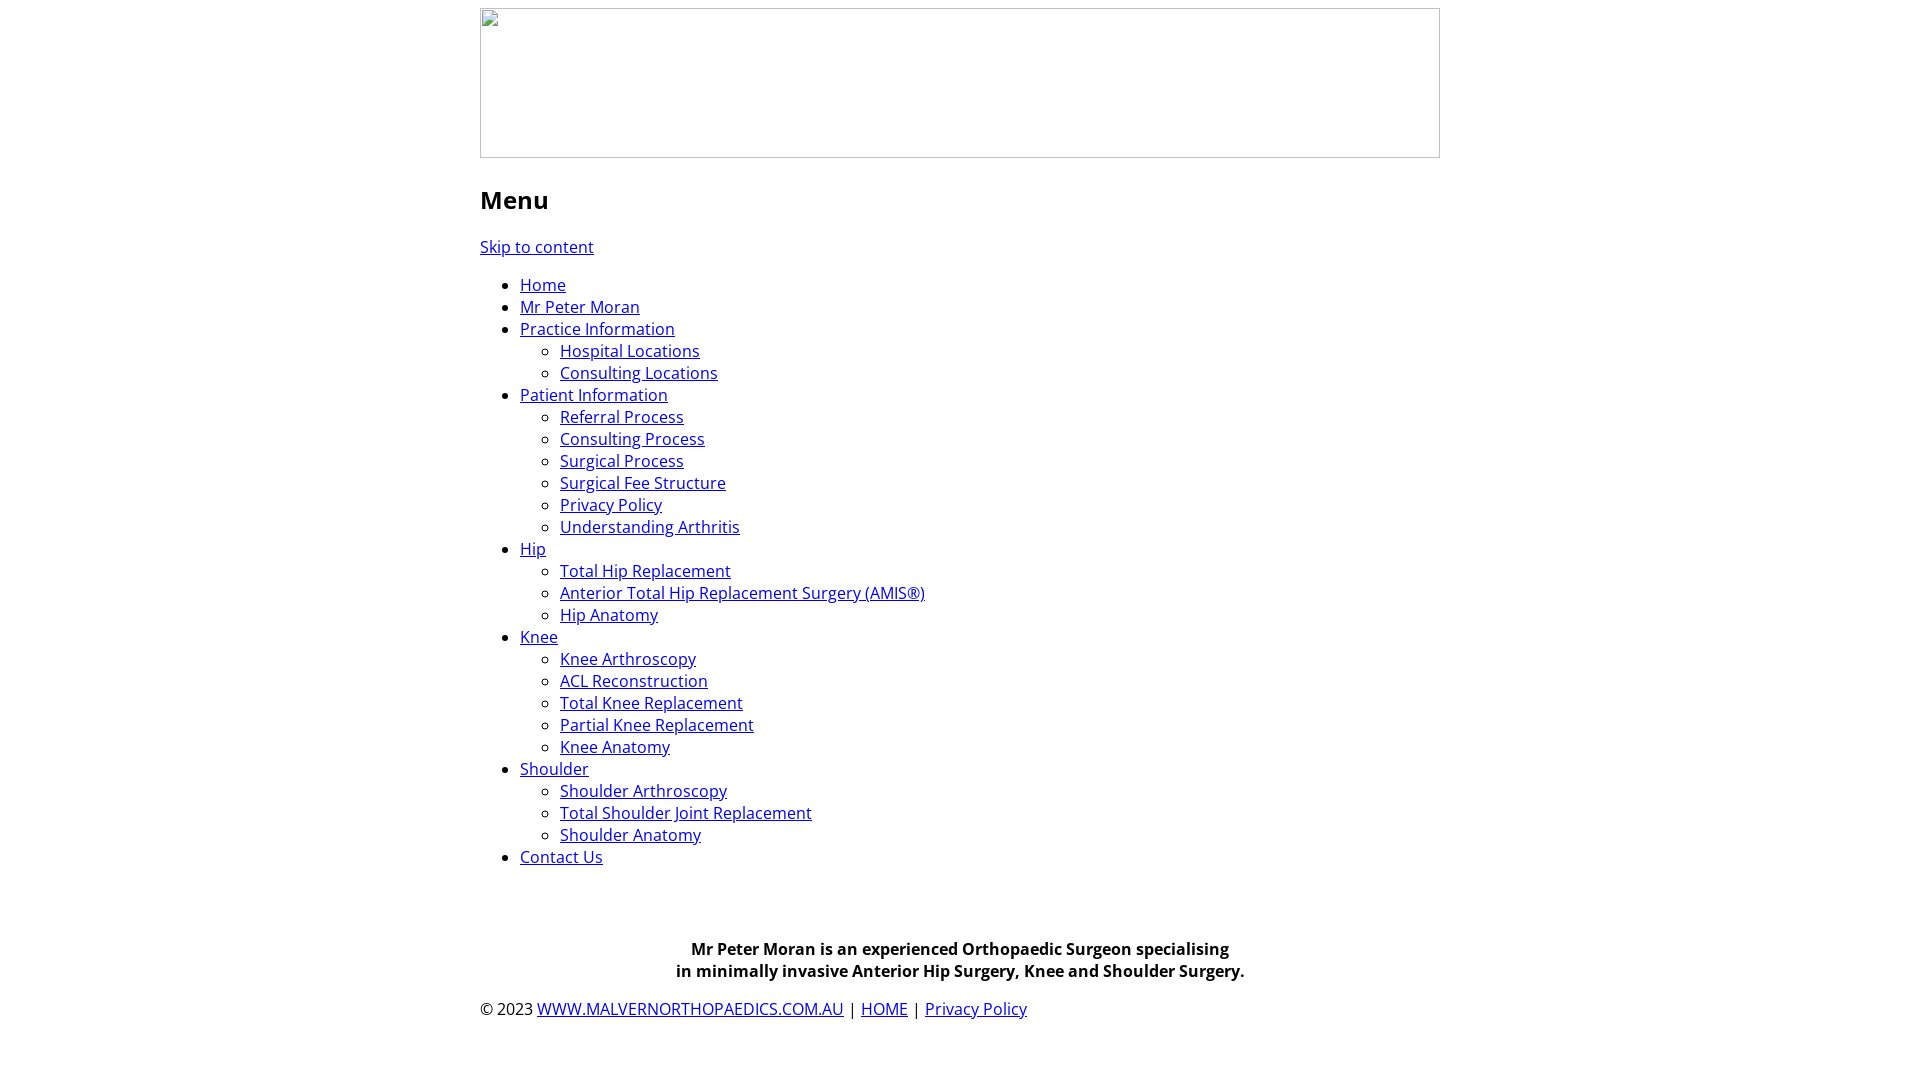 The height and width of the screenshot is (1080, 1920). What do you see at coordinates (560, 373) in the screenshot?
I see `'Consulting Locations'` at bounding box center [560, 373].